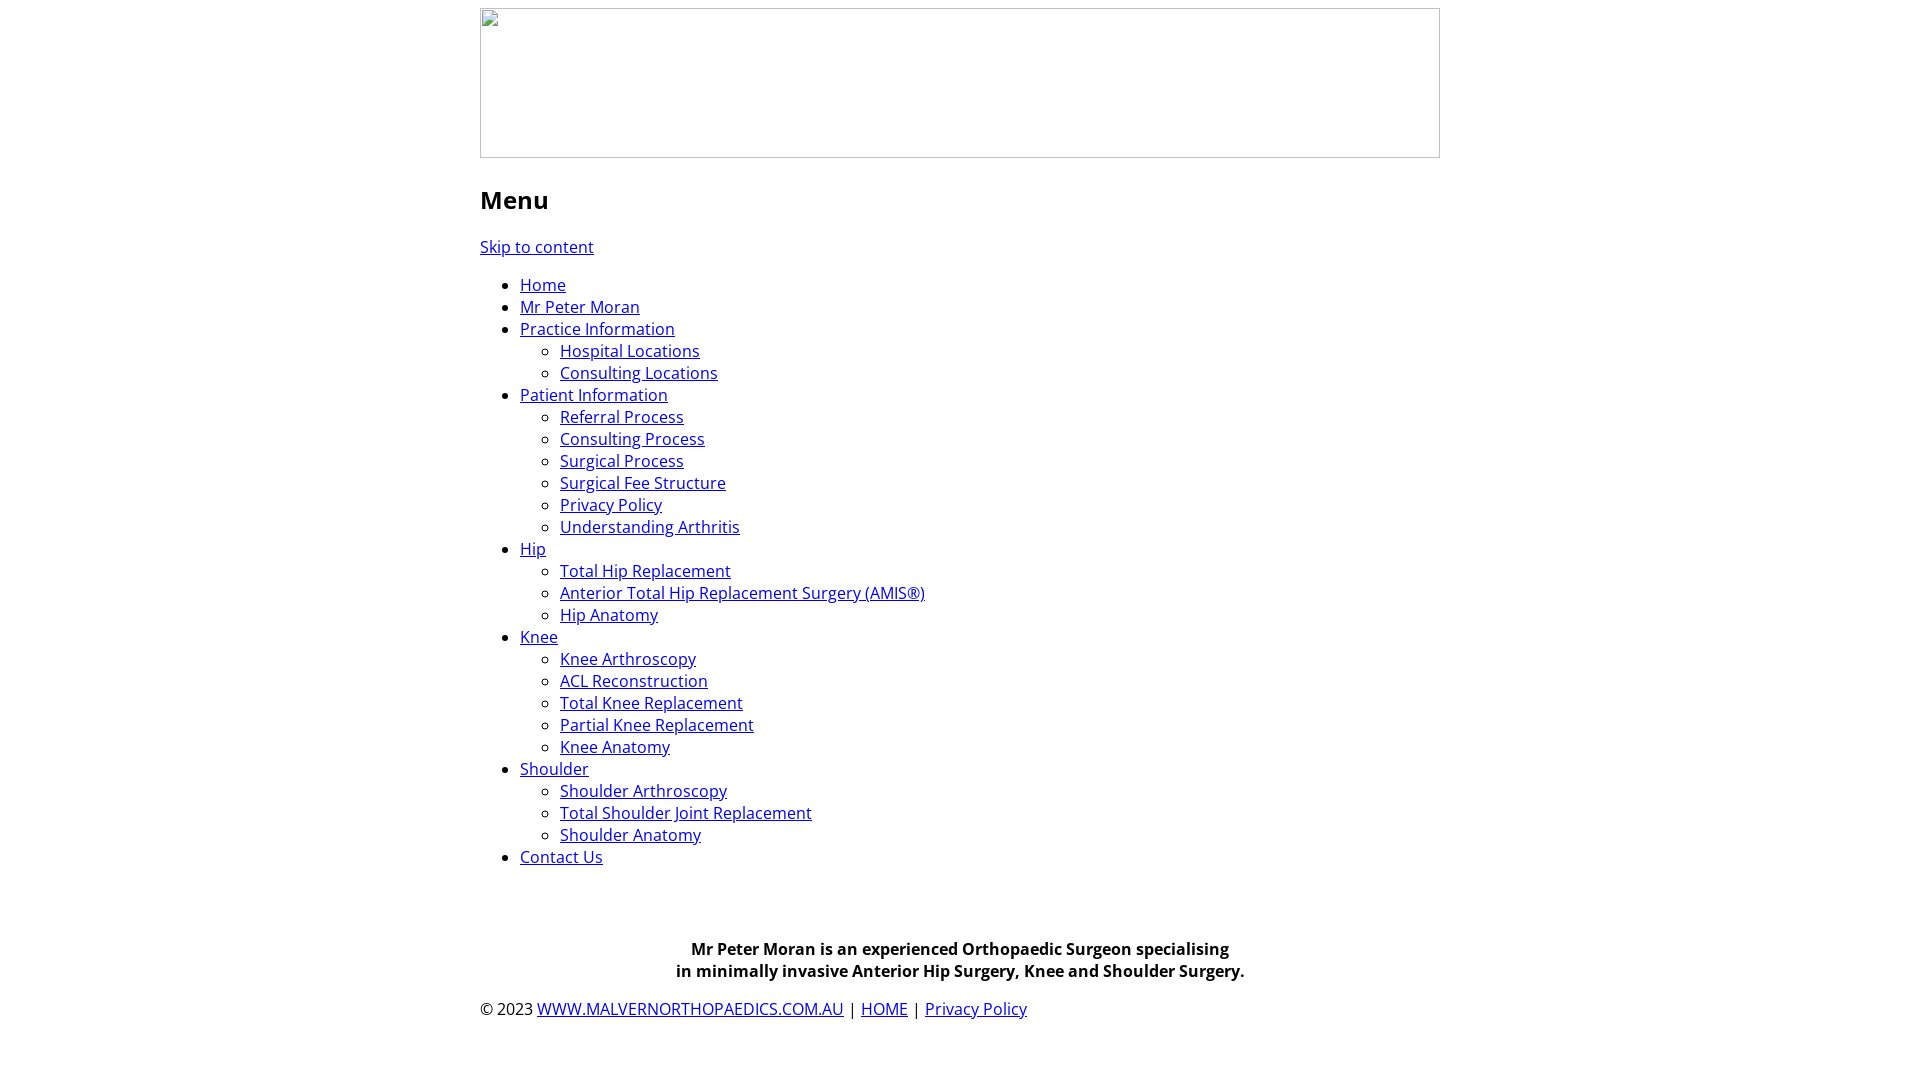 The height and width of the screenshot is (1080, 1920). What do you see at coordinates (560, 373) in the screenshot?
I see `'Consulting Locations'` at bounding box center [560, 373].